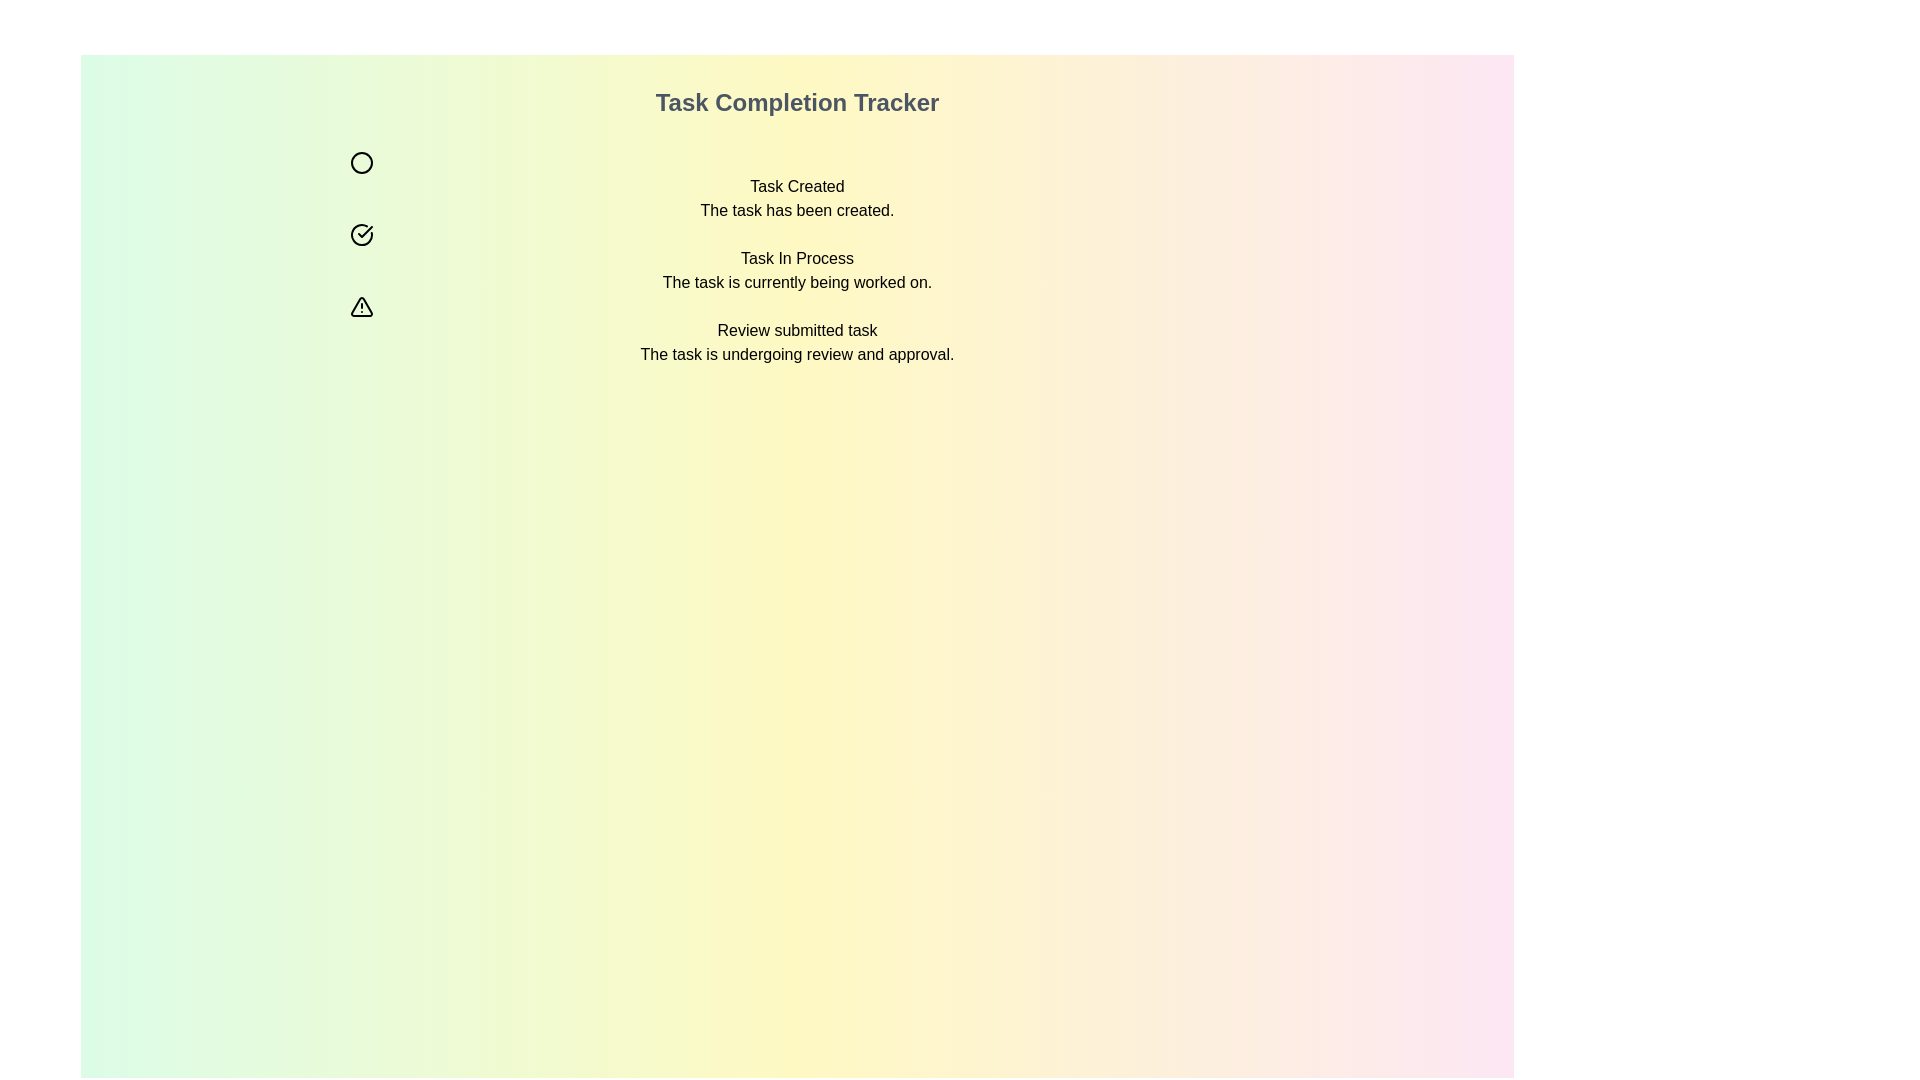 This screenshot has height=1080, width=1920. Describe the element at coordinates (796, 330) in the screenshot. I see `the static text element that reads 'Review submitted task', which is styled in black font on a light gradient background, located beneath the title 'Task Completion Tracker'` at that location.